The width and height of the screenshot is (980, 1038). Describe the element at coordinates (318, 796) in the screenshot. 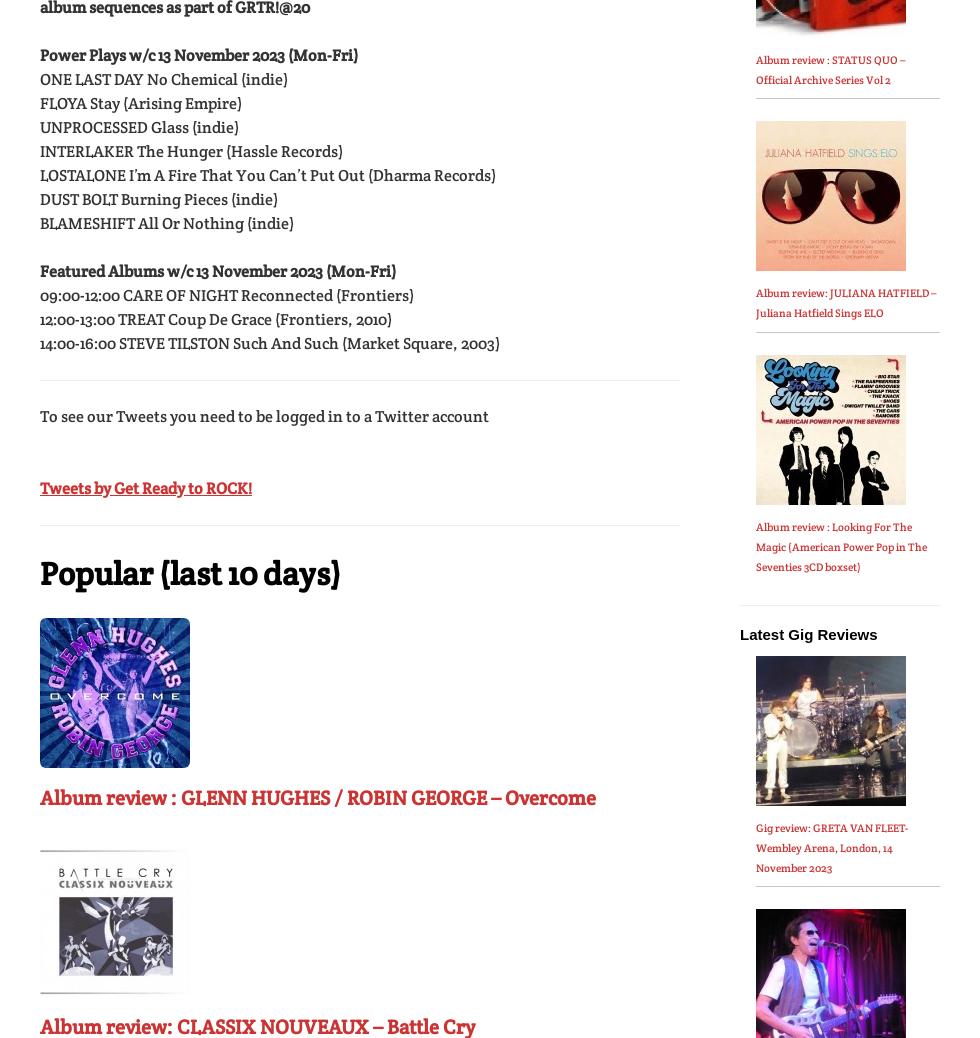

I see `'Album review : GLENN HUGHES / ROBIN GEORGE – Overcome'` at that location.